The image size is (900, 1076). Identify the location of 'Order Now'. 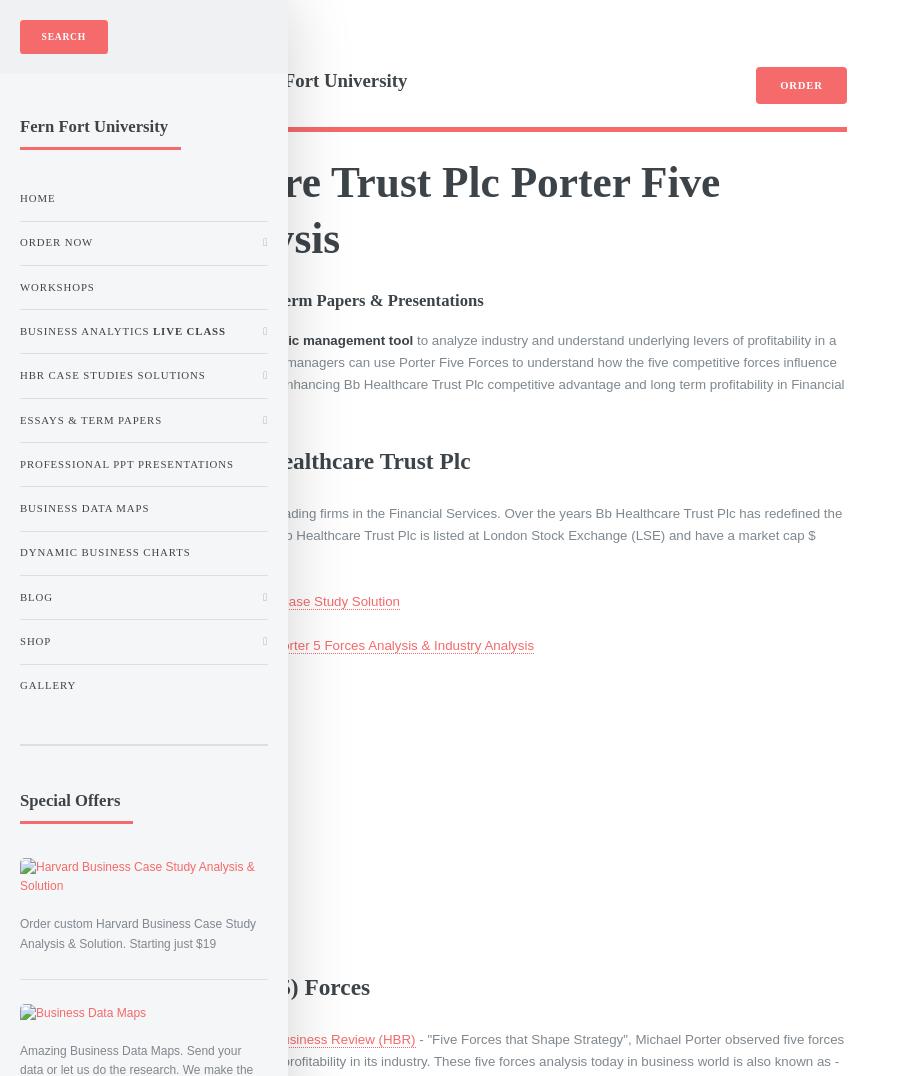
(18, 241).